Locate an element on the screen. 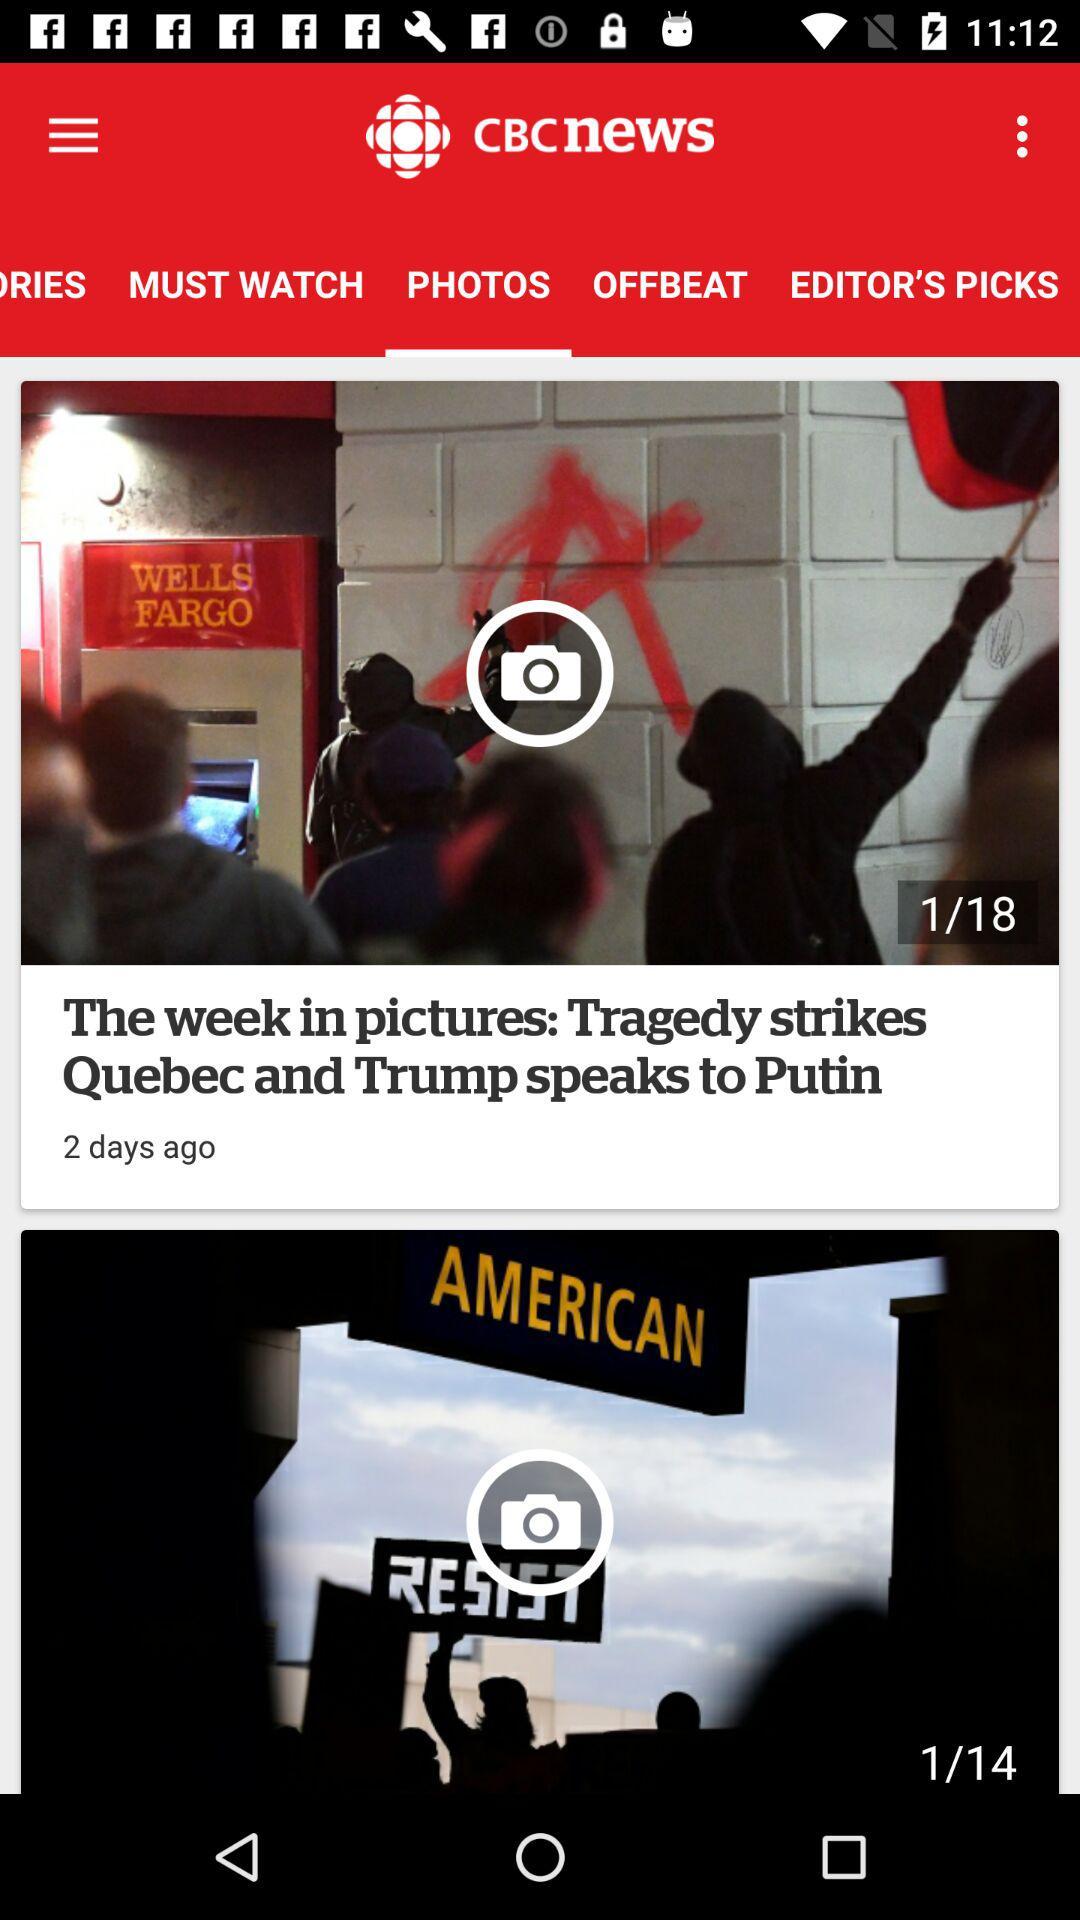 The width and height of the screenshot is (1080, 1920). the must watch is located at coordinates (245, 282).